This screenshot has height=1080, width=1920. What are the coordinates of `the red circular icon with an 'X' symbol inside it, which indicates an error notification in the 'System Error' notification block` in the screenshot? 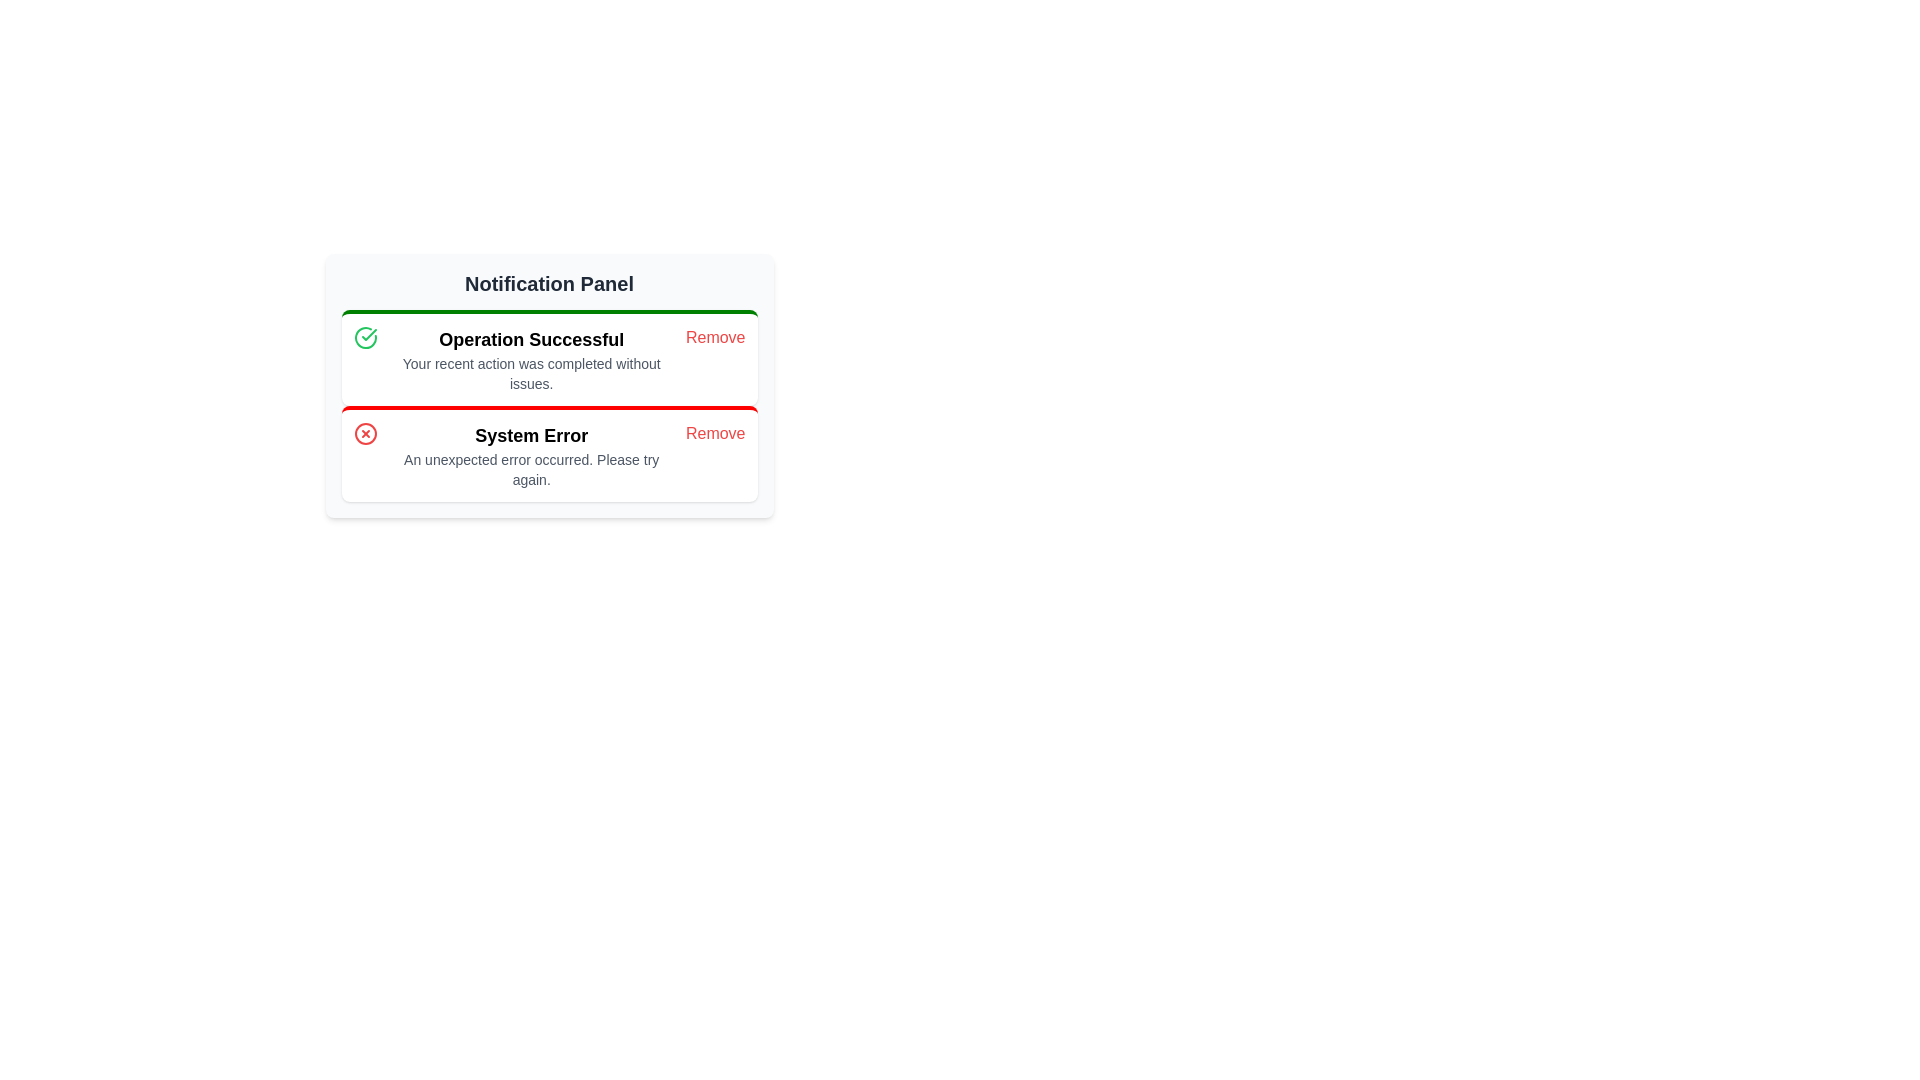 It's located at (365, 433).